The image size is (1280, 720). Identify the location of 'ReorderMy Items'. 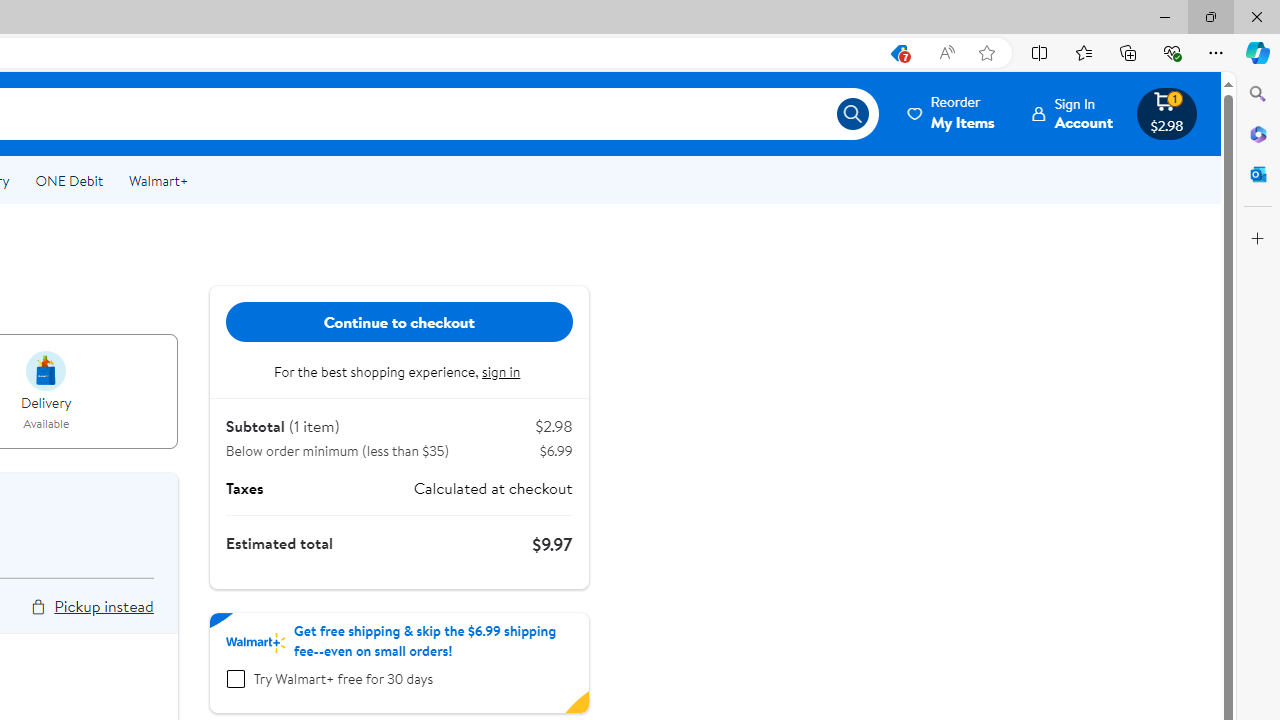
(951, 113).